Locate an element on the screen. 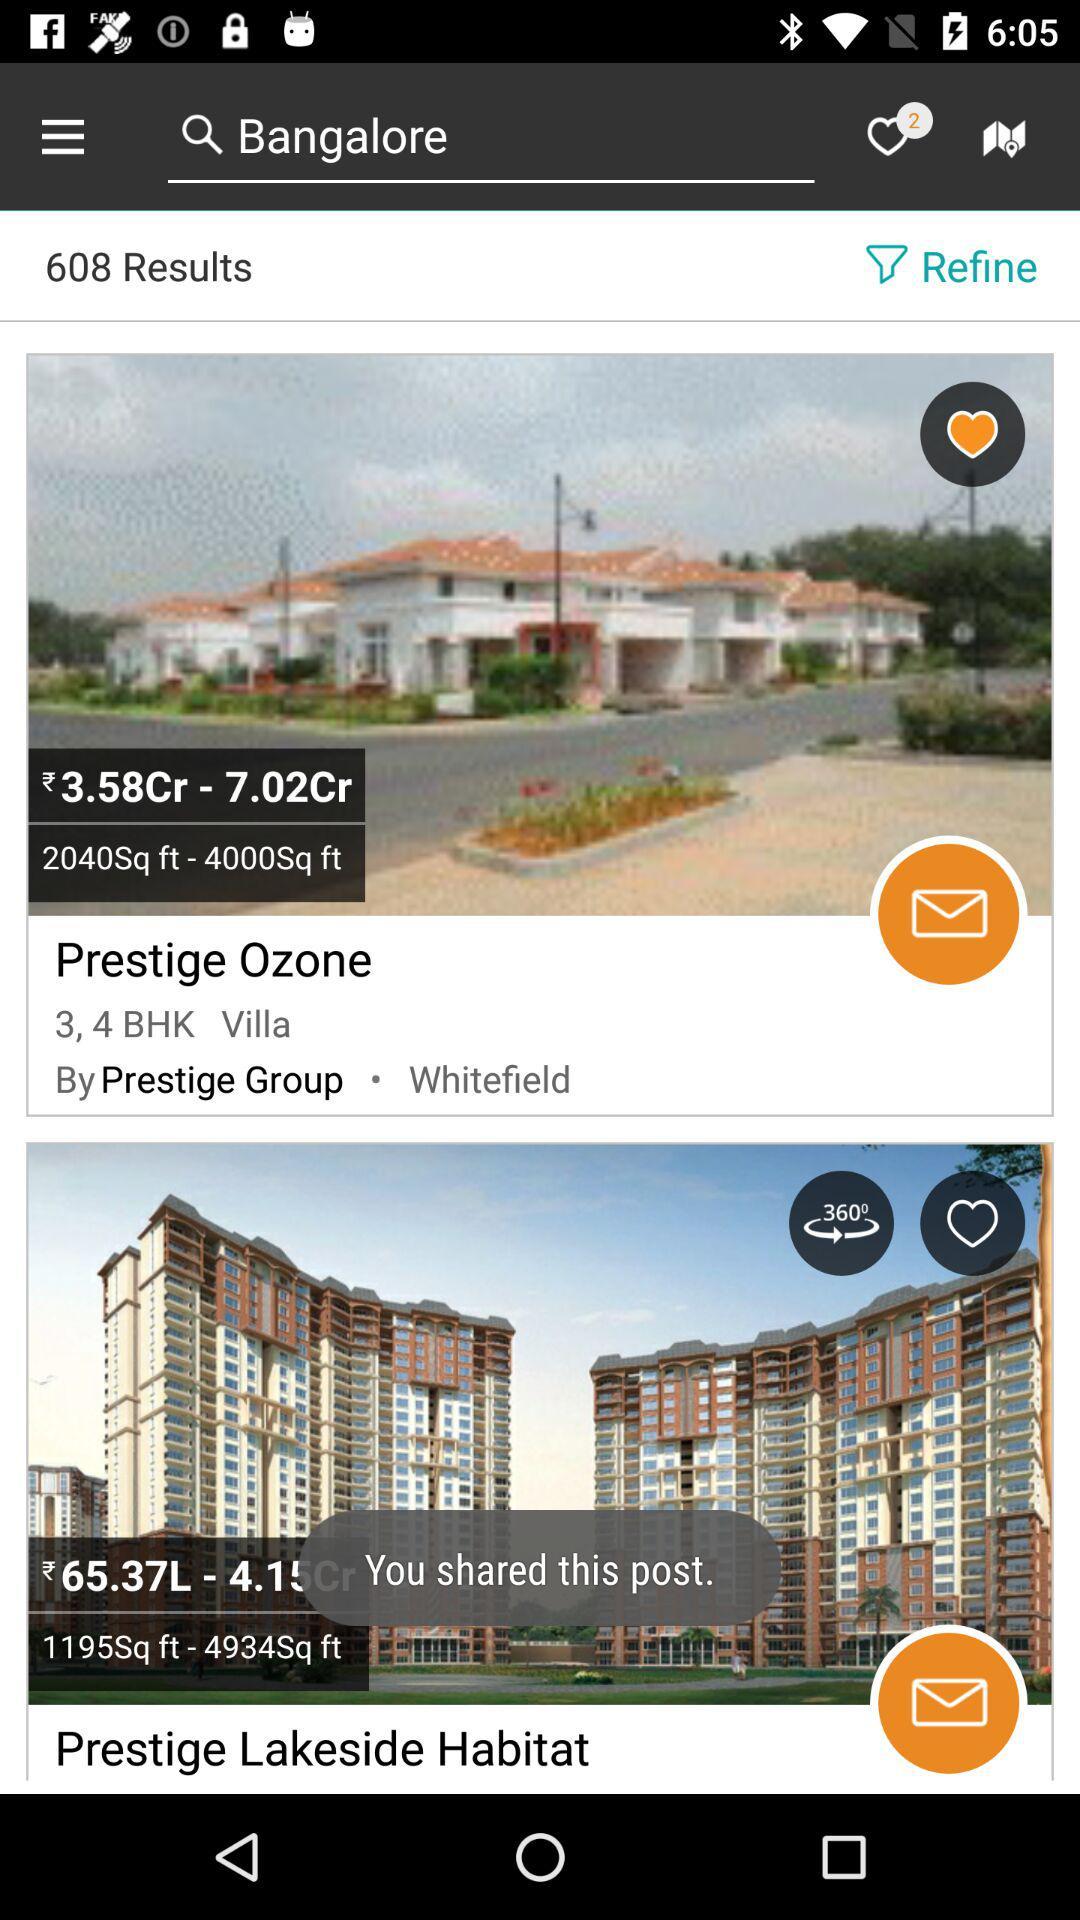 This screenshot has height=1920, width=1080. message seller is located at coordinates (947, 1702).